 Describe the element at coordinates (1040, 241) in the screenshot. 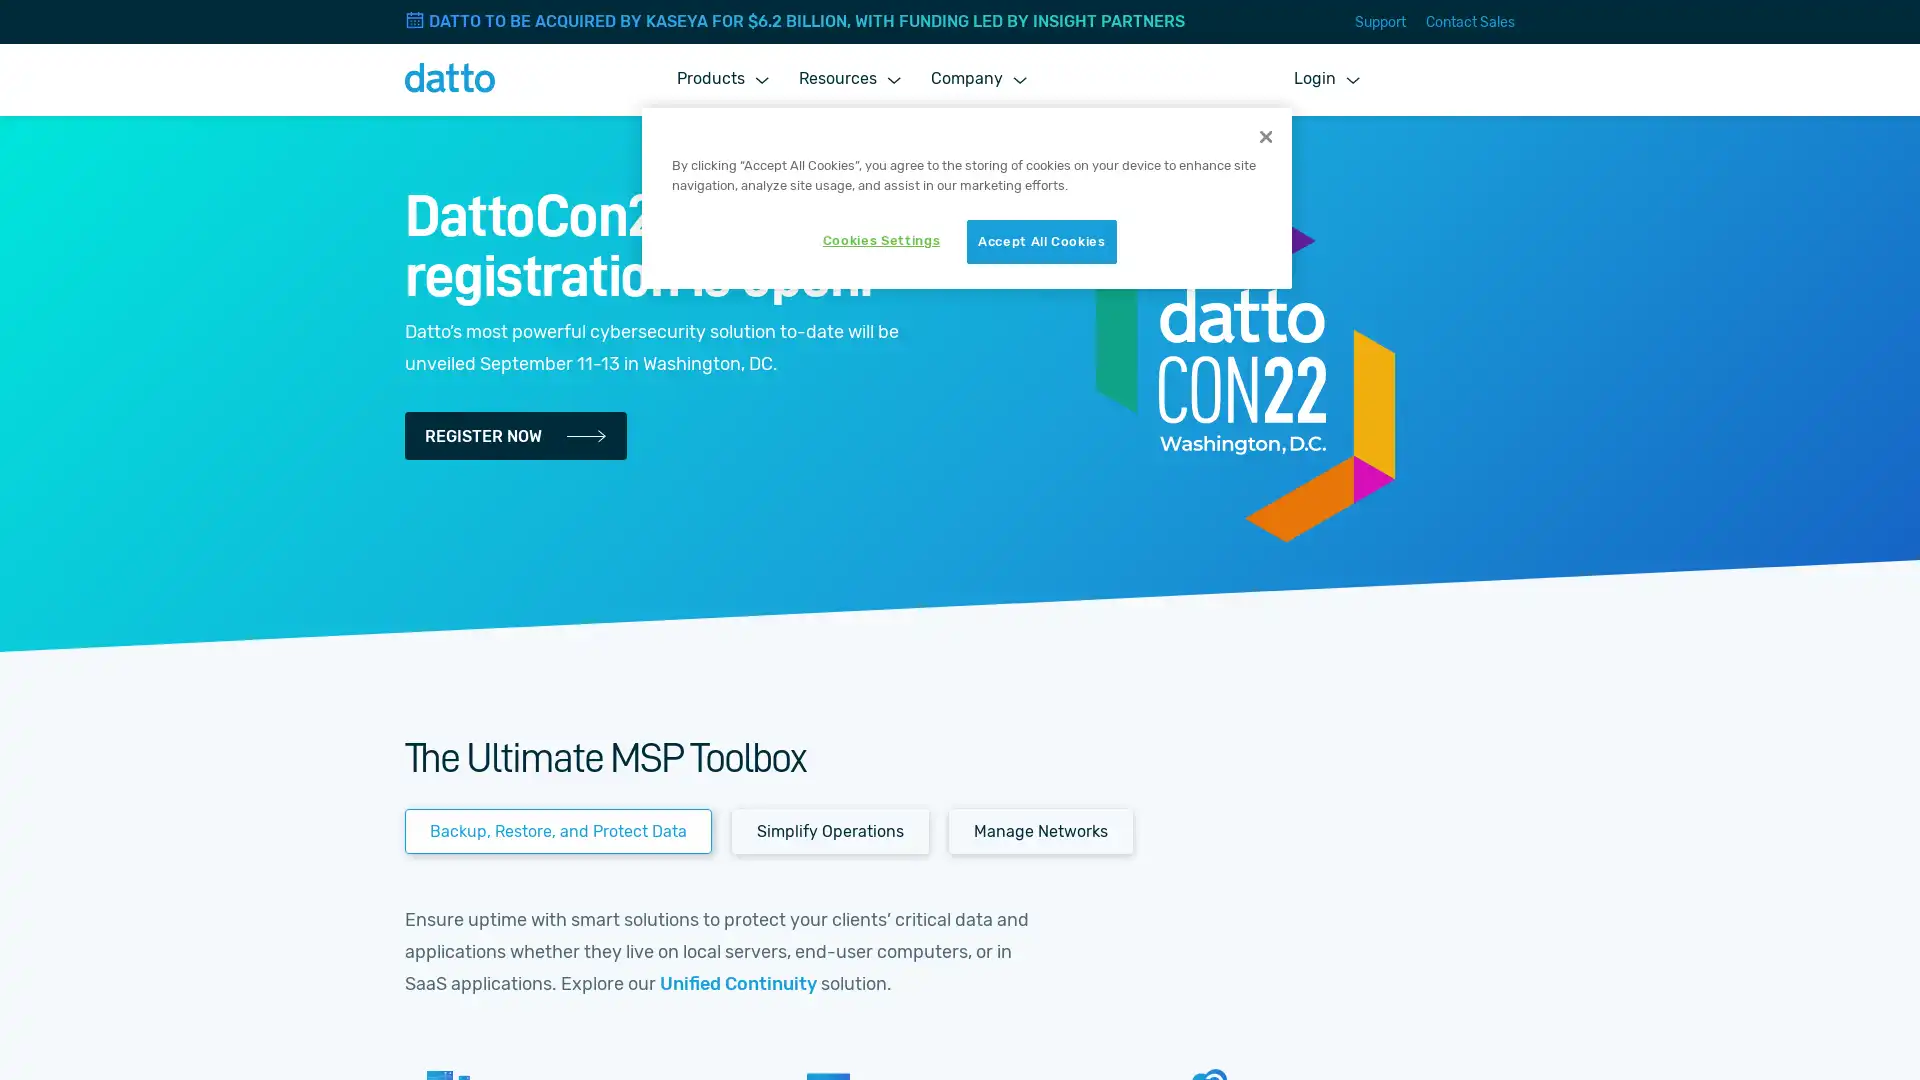

I see `Accept All Cookies` at that location.